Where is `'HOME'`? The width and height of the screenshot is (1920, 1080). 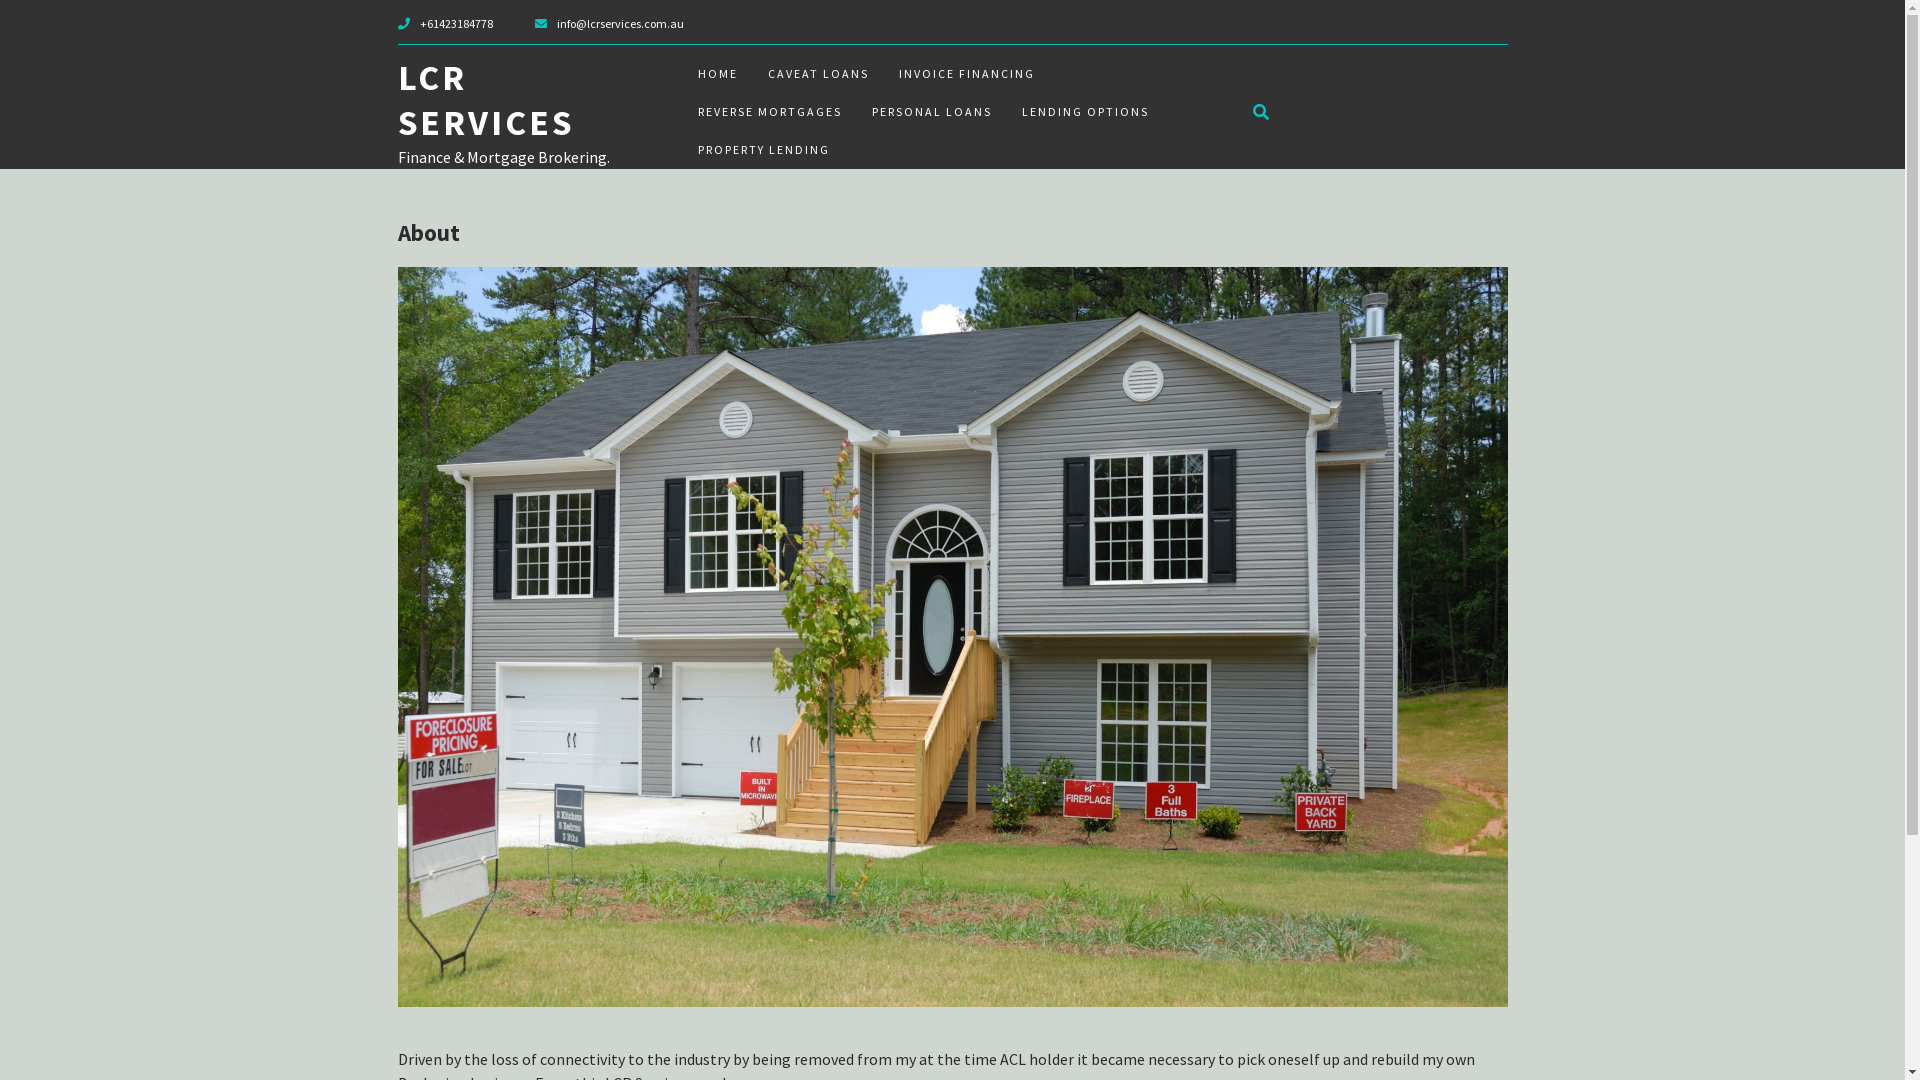 'HOME' is located at coordinates (716, 72).